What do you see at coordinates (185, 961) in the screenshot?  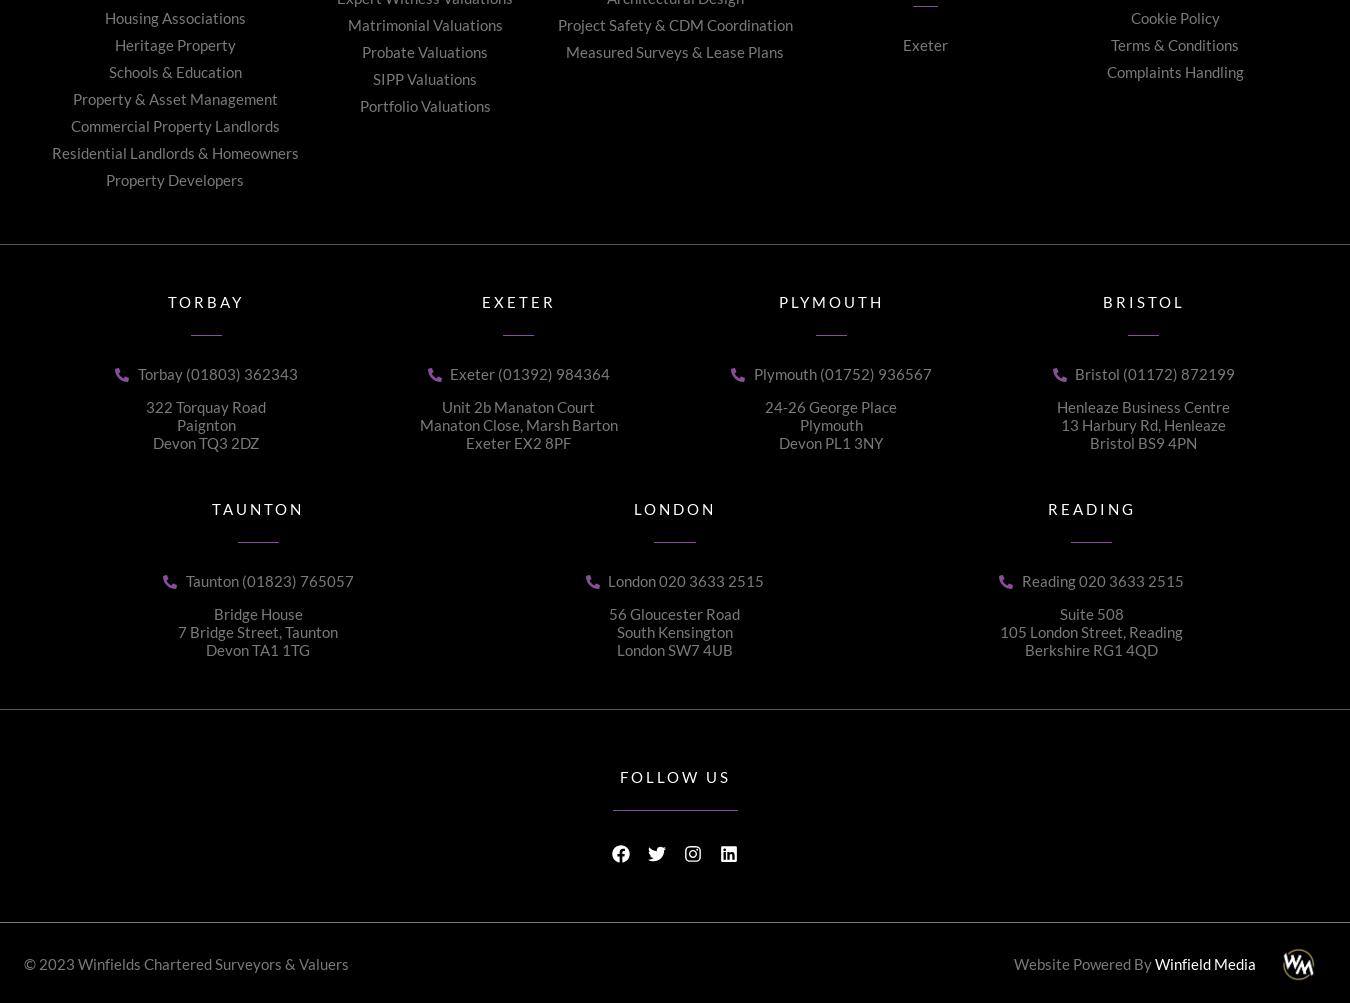 I see `'© 2023 Winfields Chartered Surveyors & Valuers'` at bounding box center [185, 961].